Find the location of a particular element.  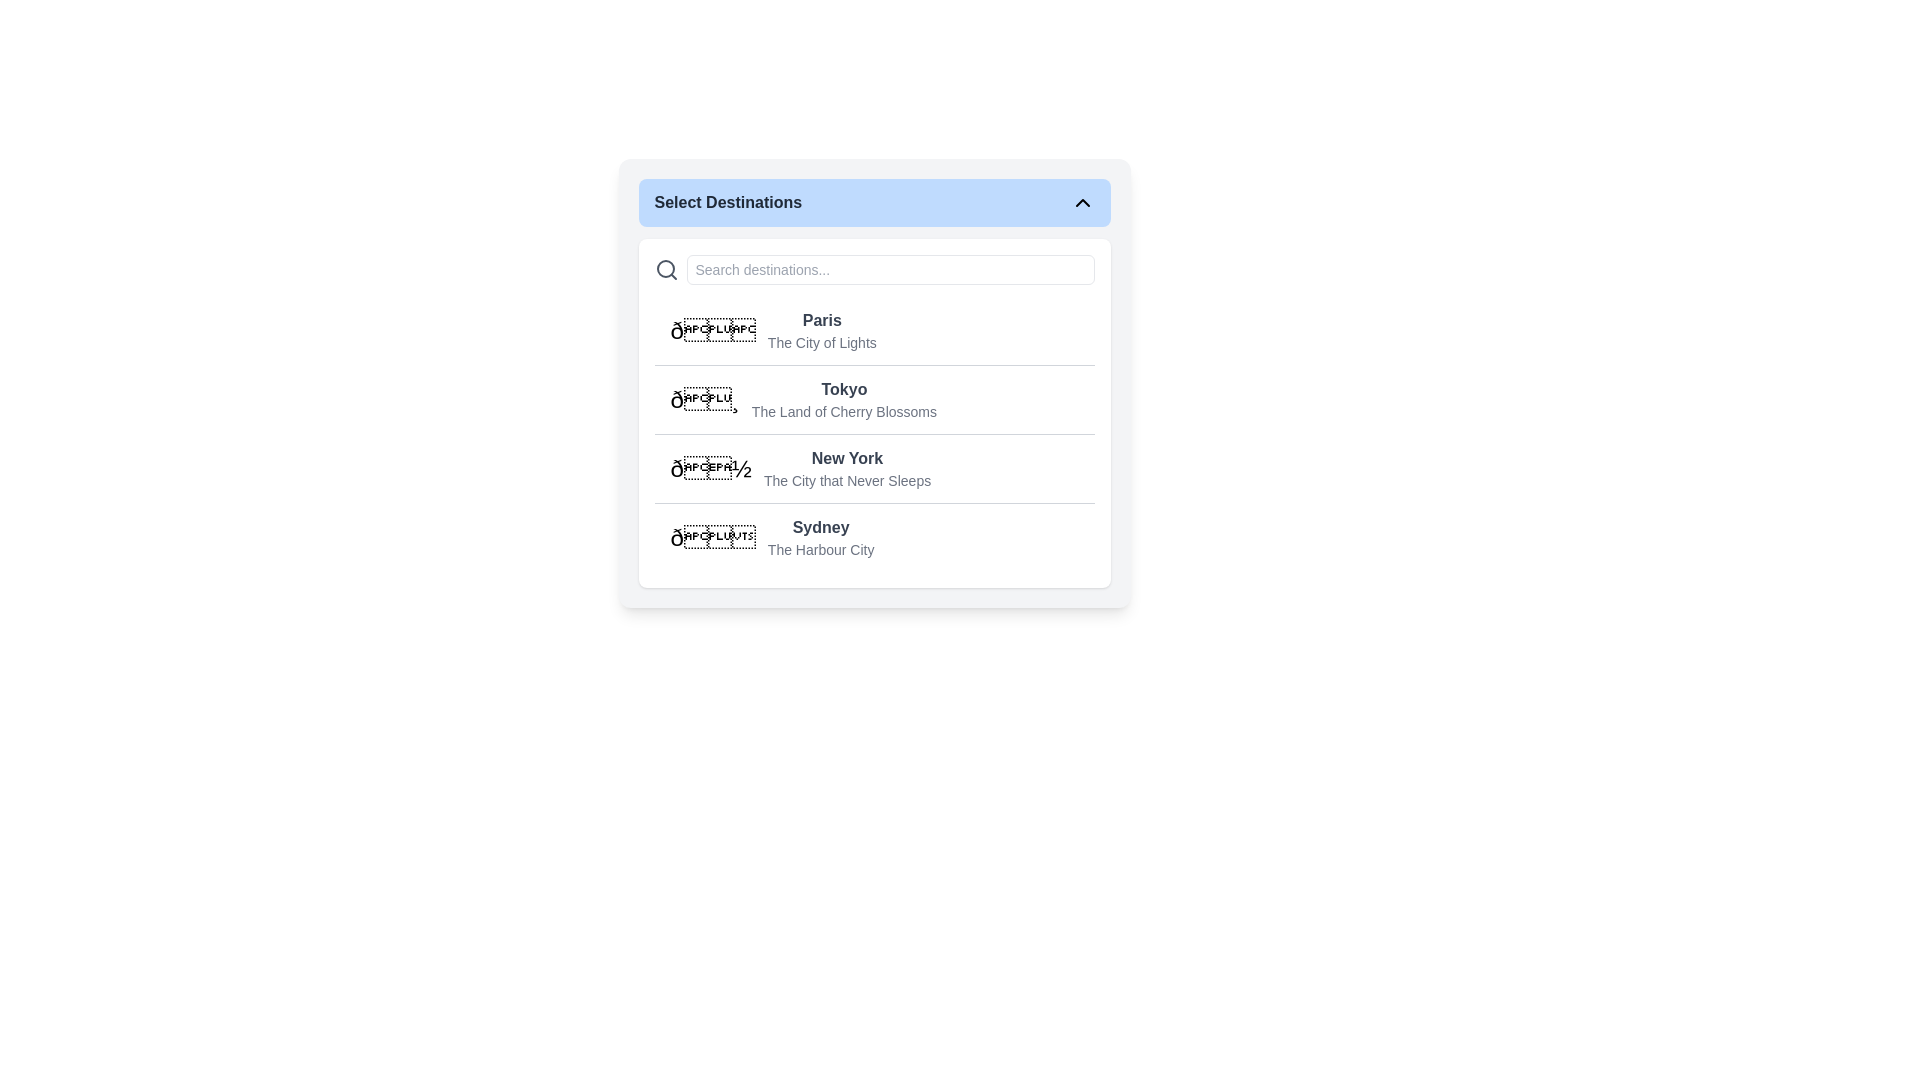

the text label indicating the destination 'Sydney' is located at coordinates (821, 527).